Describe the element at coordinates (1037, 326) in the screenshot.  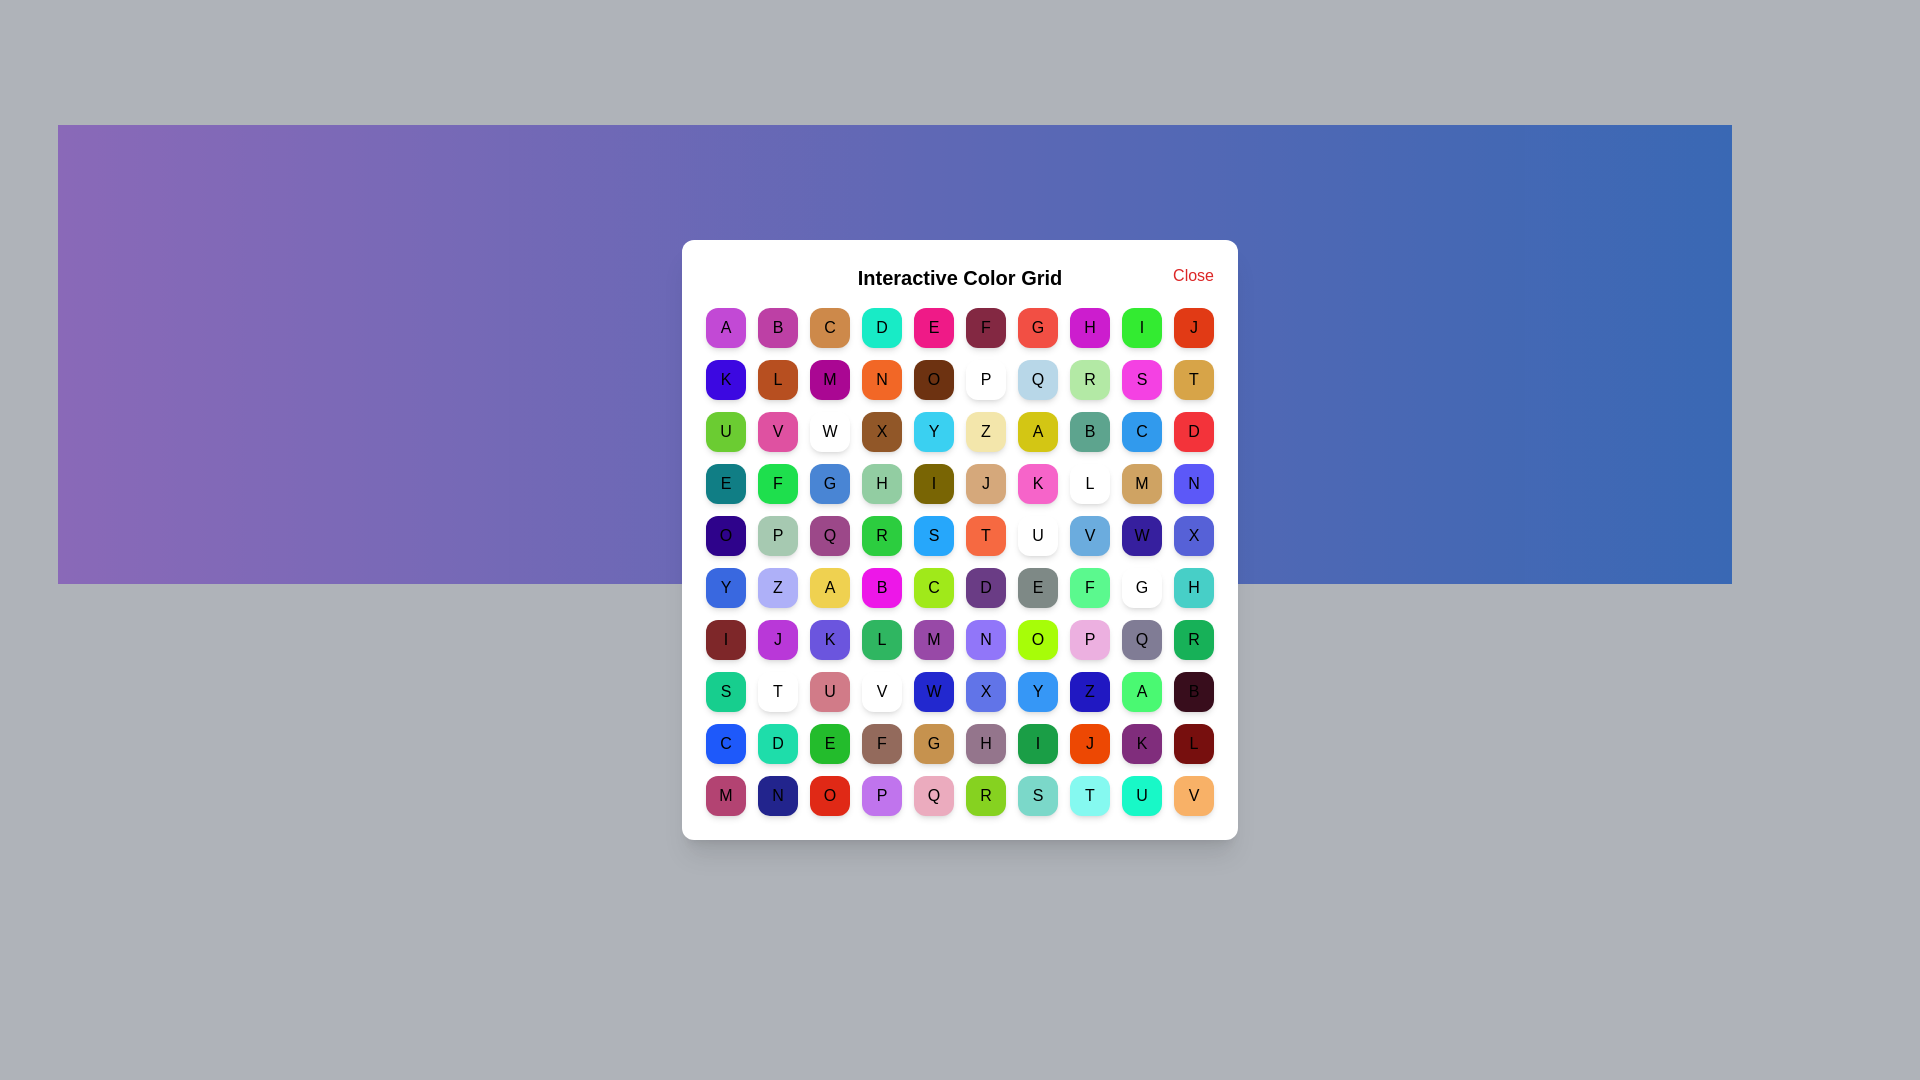
I see `the grid cell labeled G to view its color message` at that location.